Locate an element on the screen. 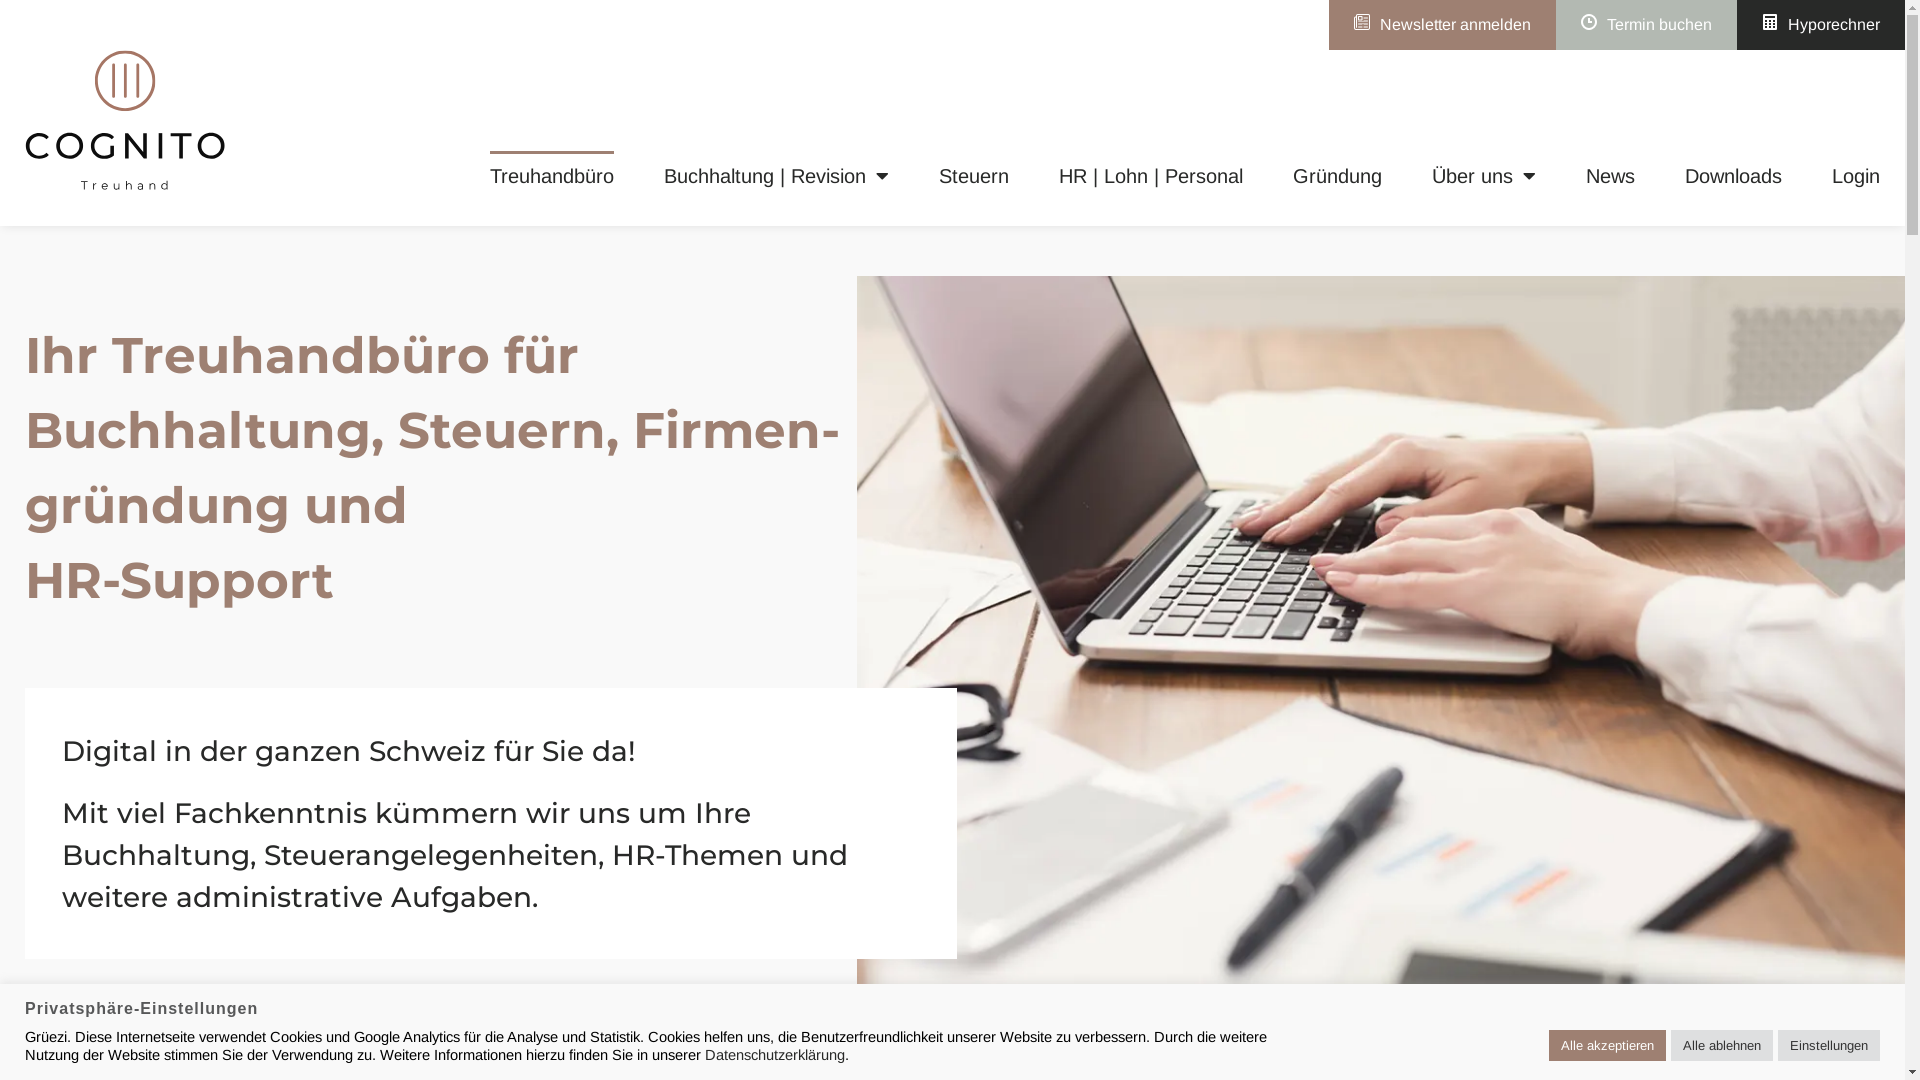 This screenshot has height=1080, width=1920. 'Downloads' is located at coordinates (1732, 175).